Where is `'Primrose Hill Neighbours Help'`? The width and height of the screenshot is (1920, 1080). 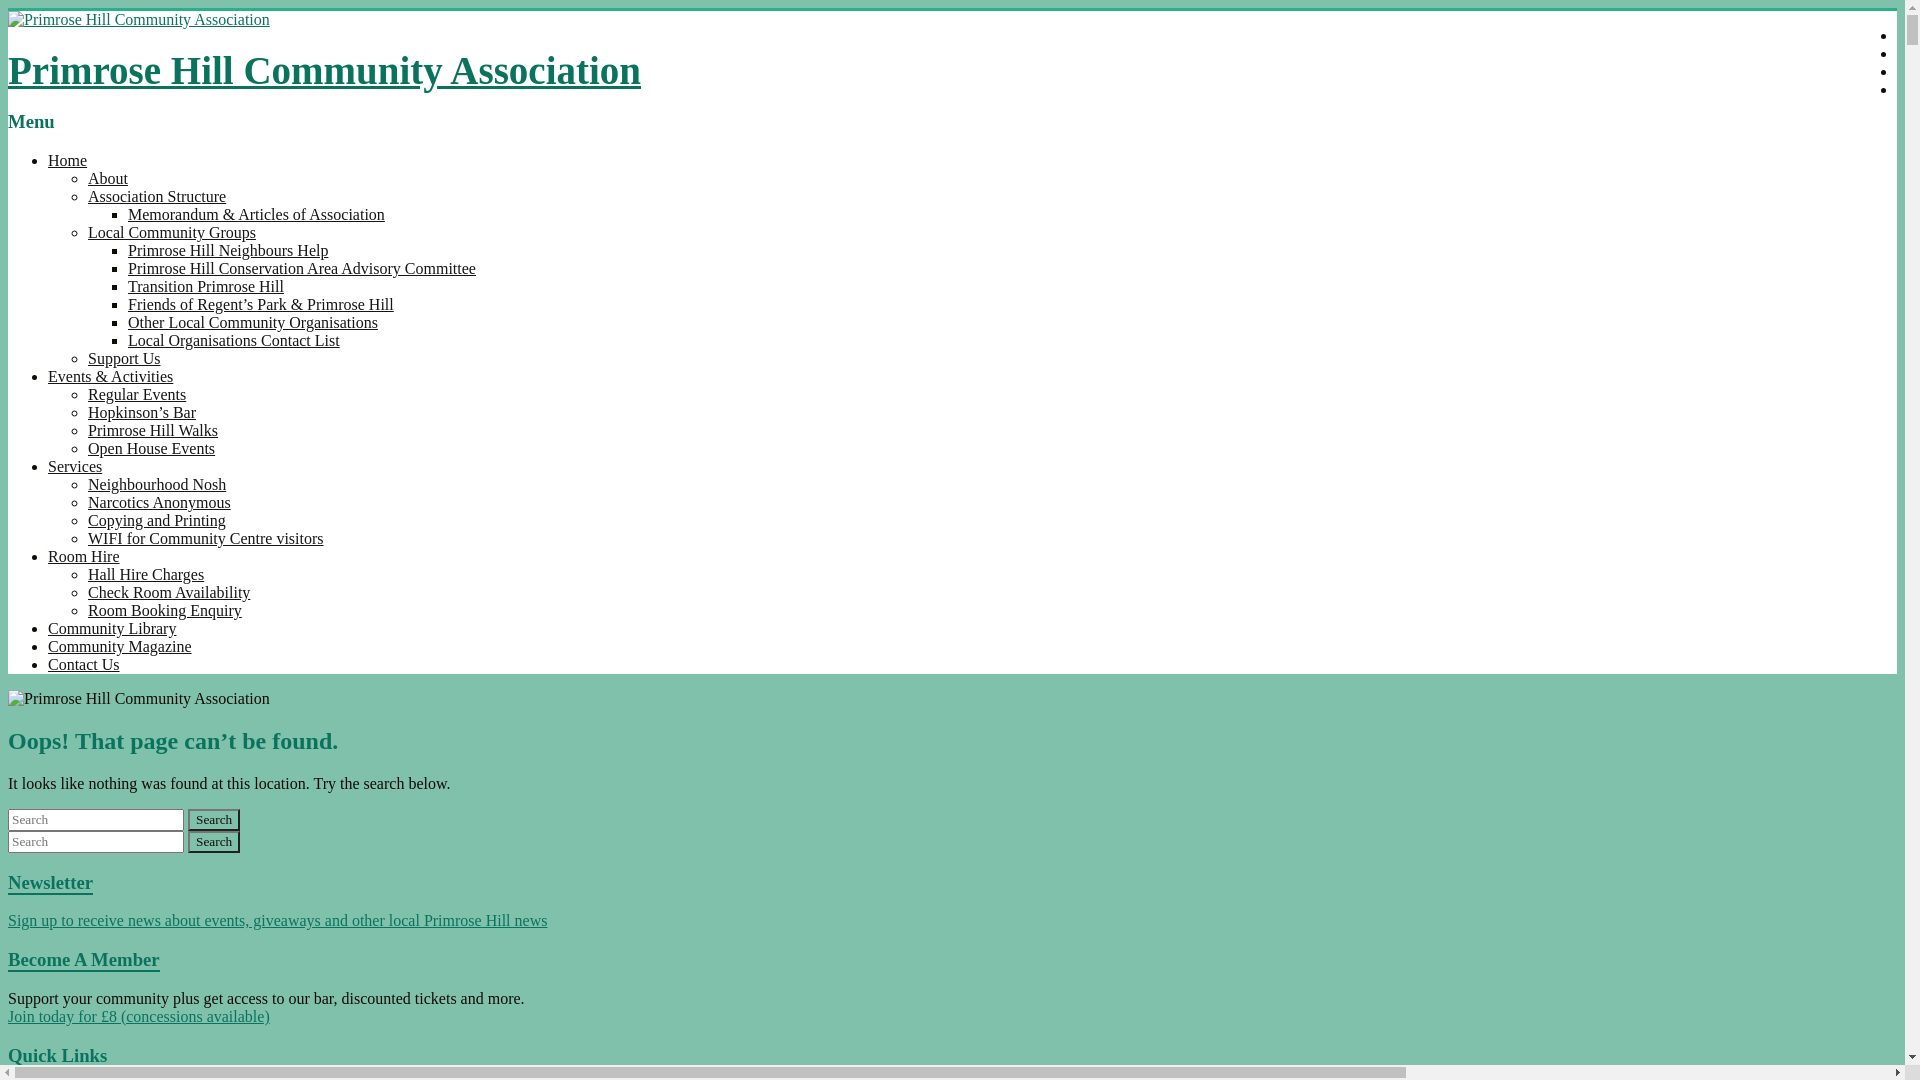 'Primrose Hill Neighbours Help' is located at coordinates (227, 249).